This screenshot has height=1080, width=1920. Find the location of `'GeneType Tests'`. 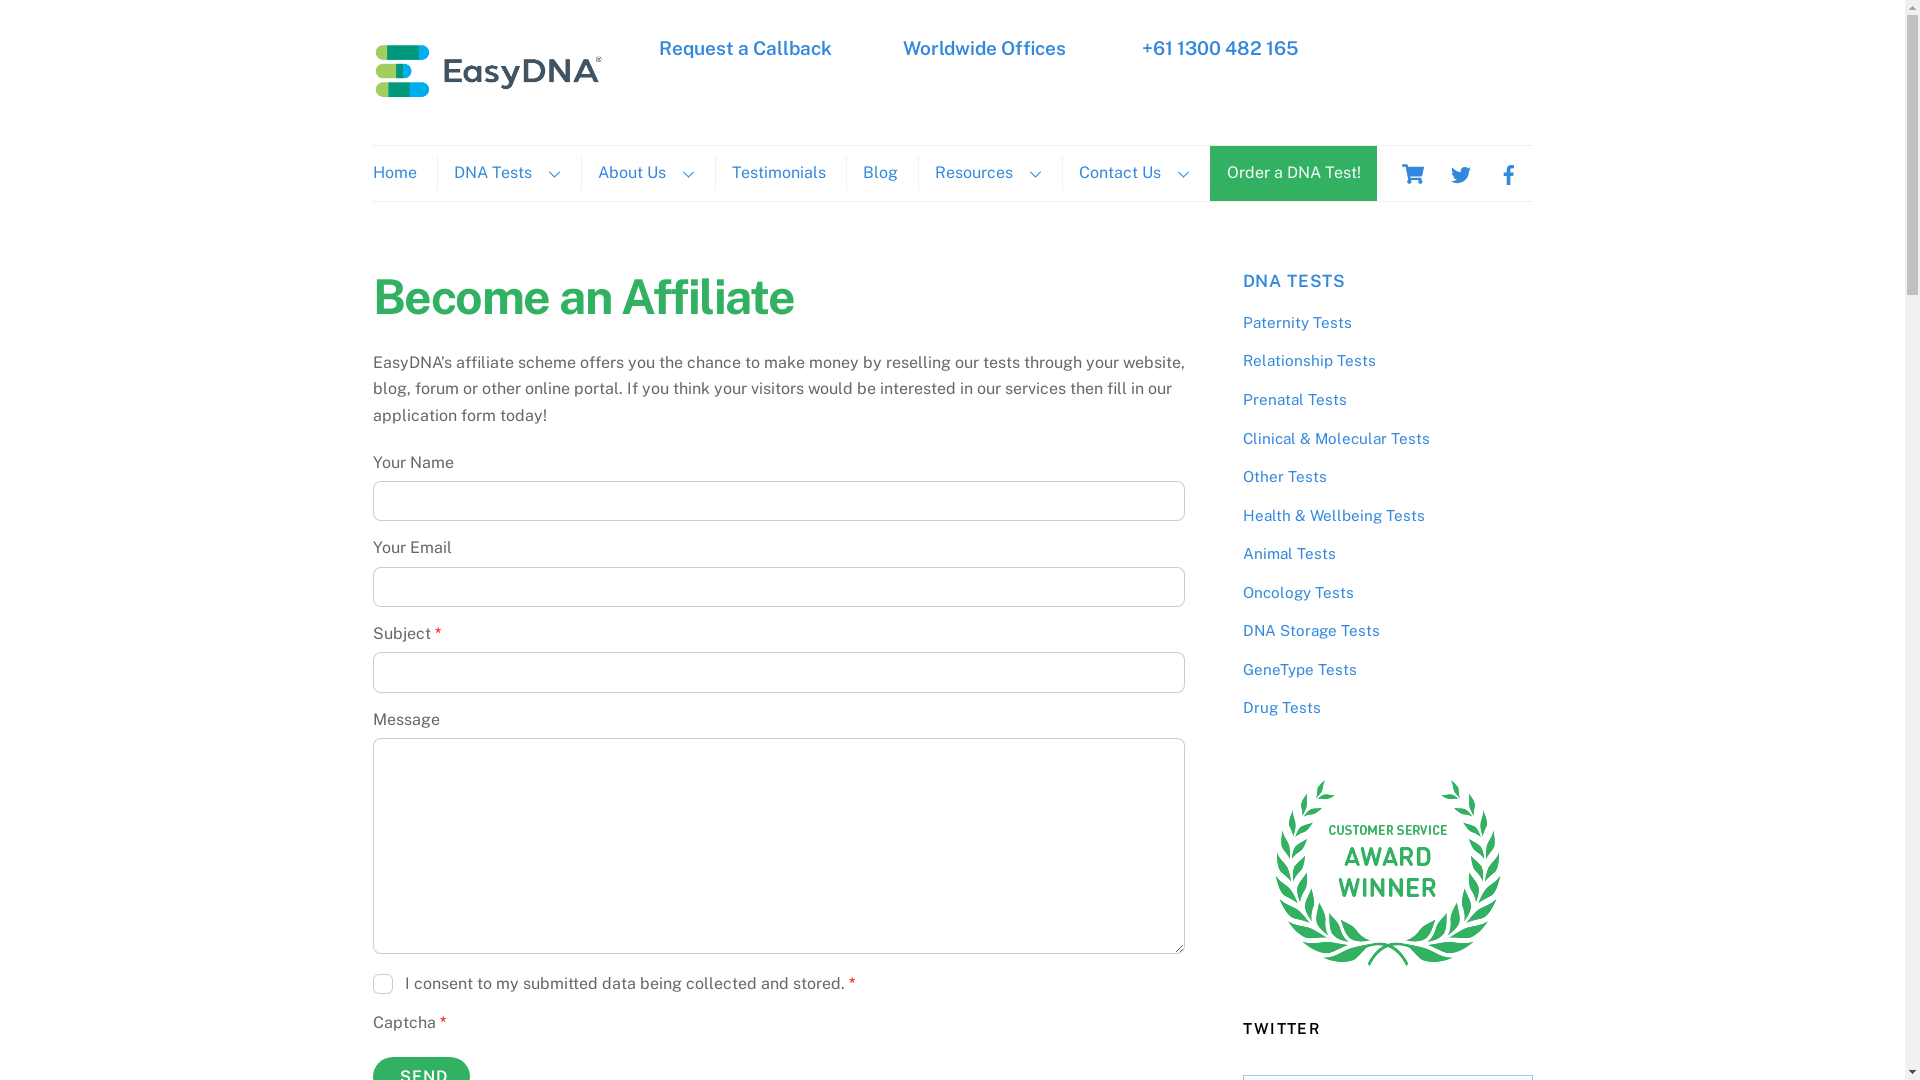

'GeneType Tests' is located at coordinates (1299, 669).